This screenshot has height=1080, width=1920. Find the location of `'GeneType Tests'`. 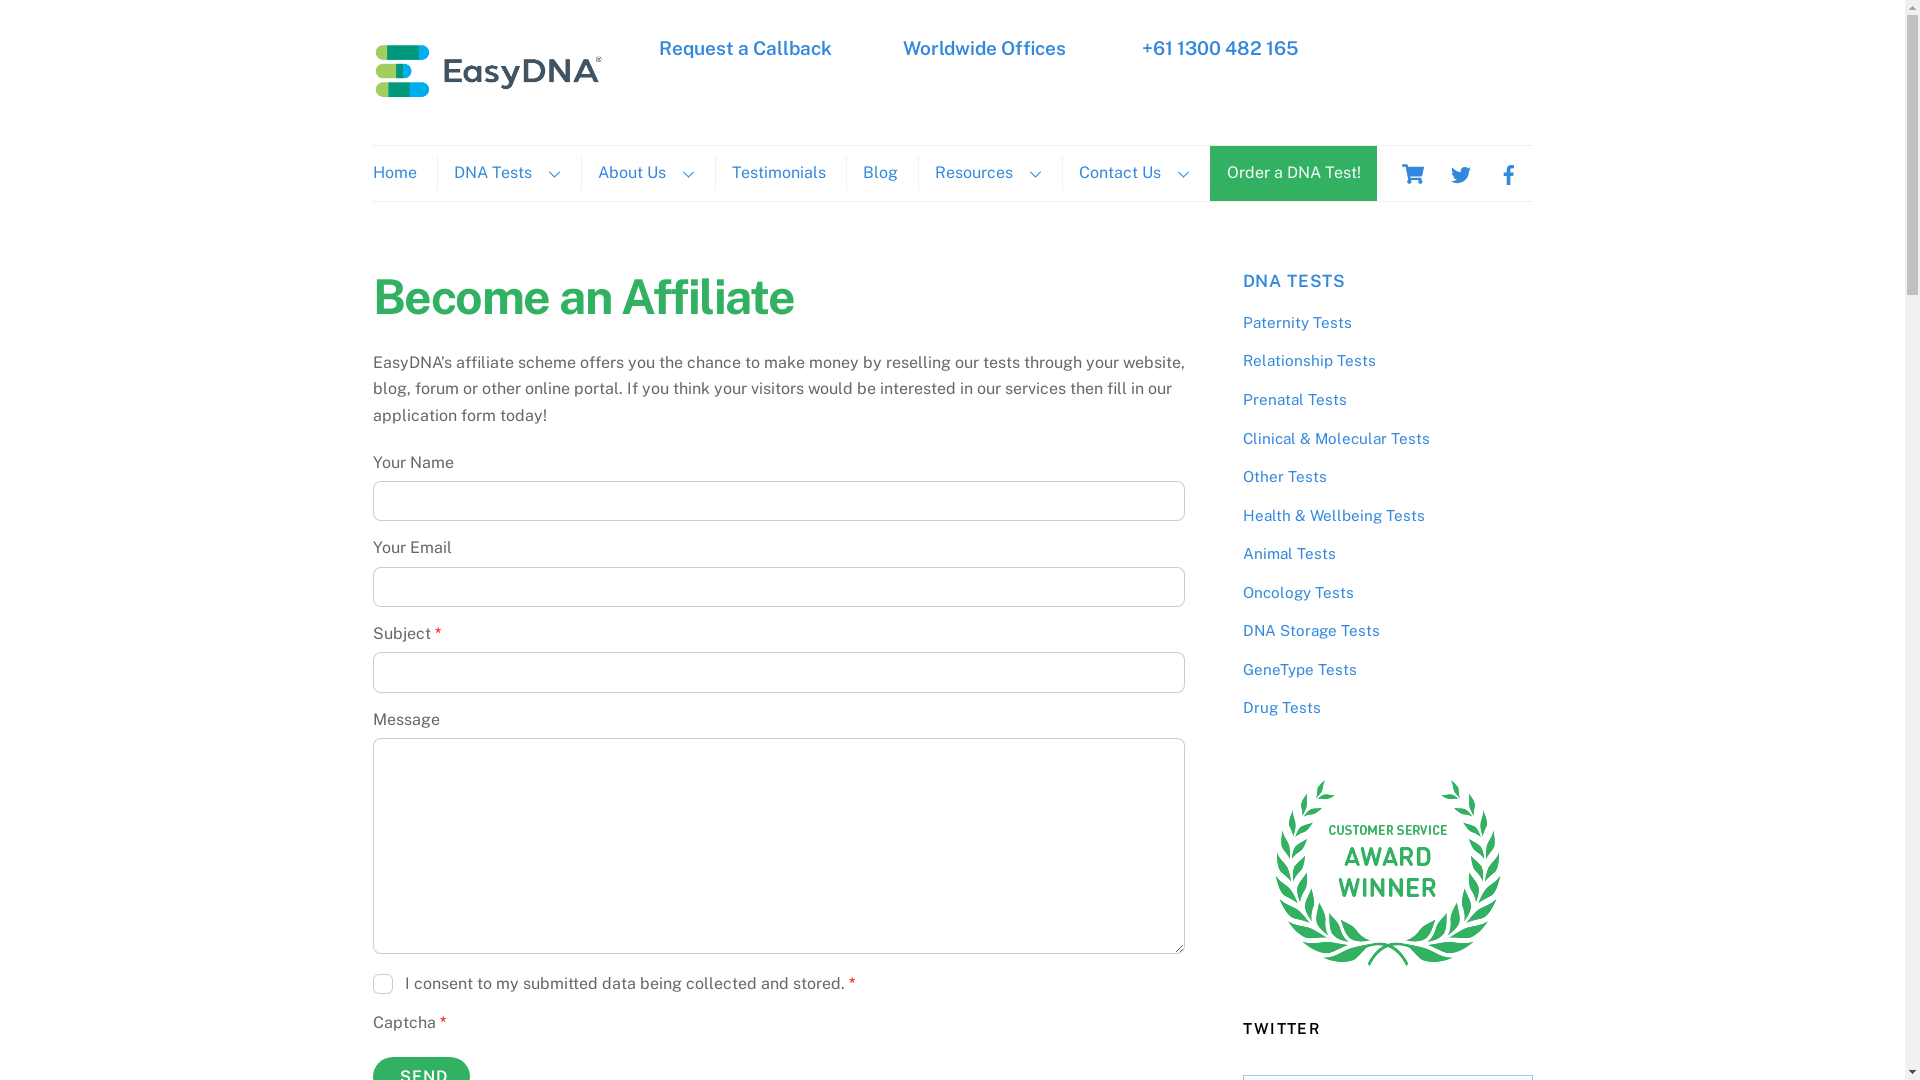

'GeneType Tests' is located at coordinates (1299, 669).